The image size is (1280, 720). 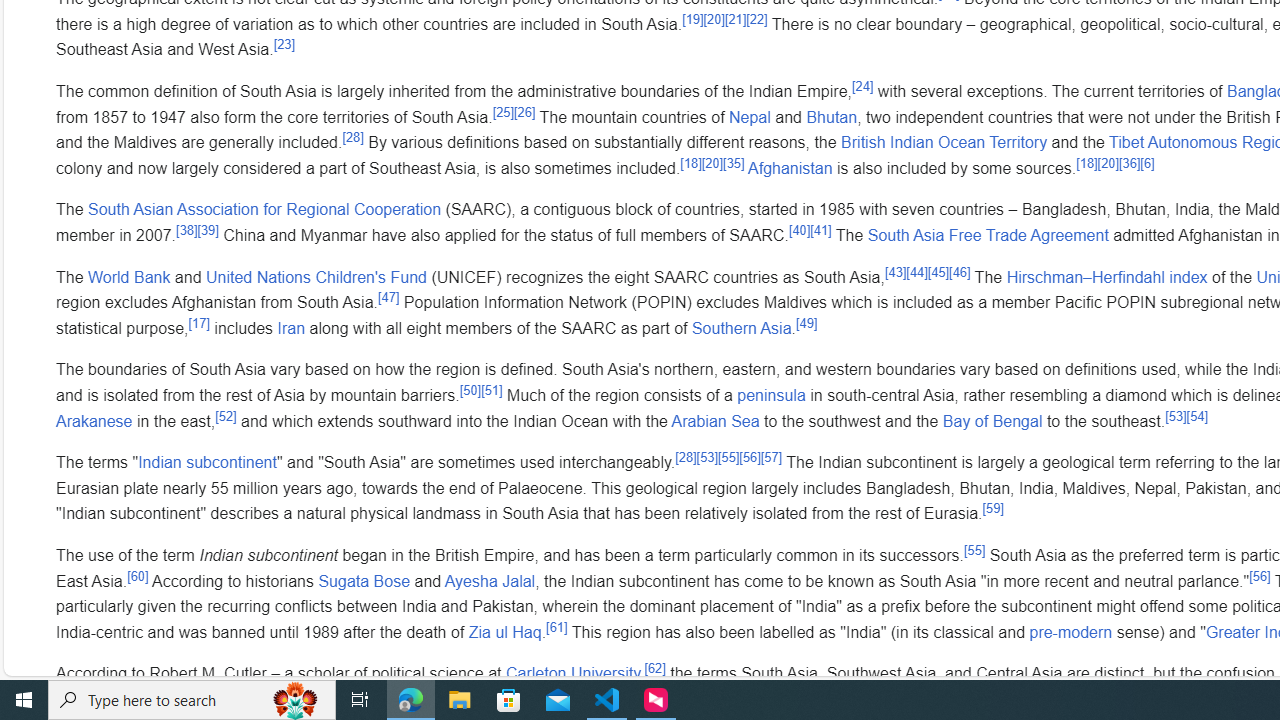 I want to click on '[47]', so click(x=388, y=297).